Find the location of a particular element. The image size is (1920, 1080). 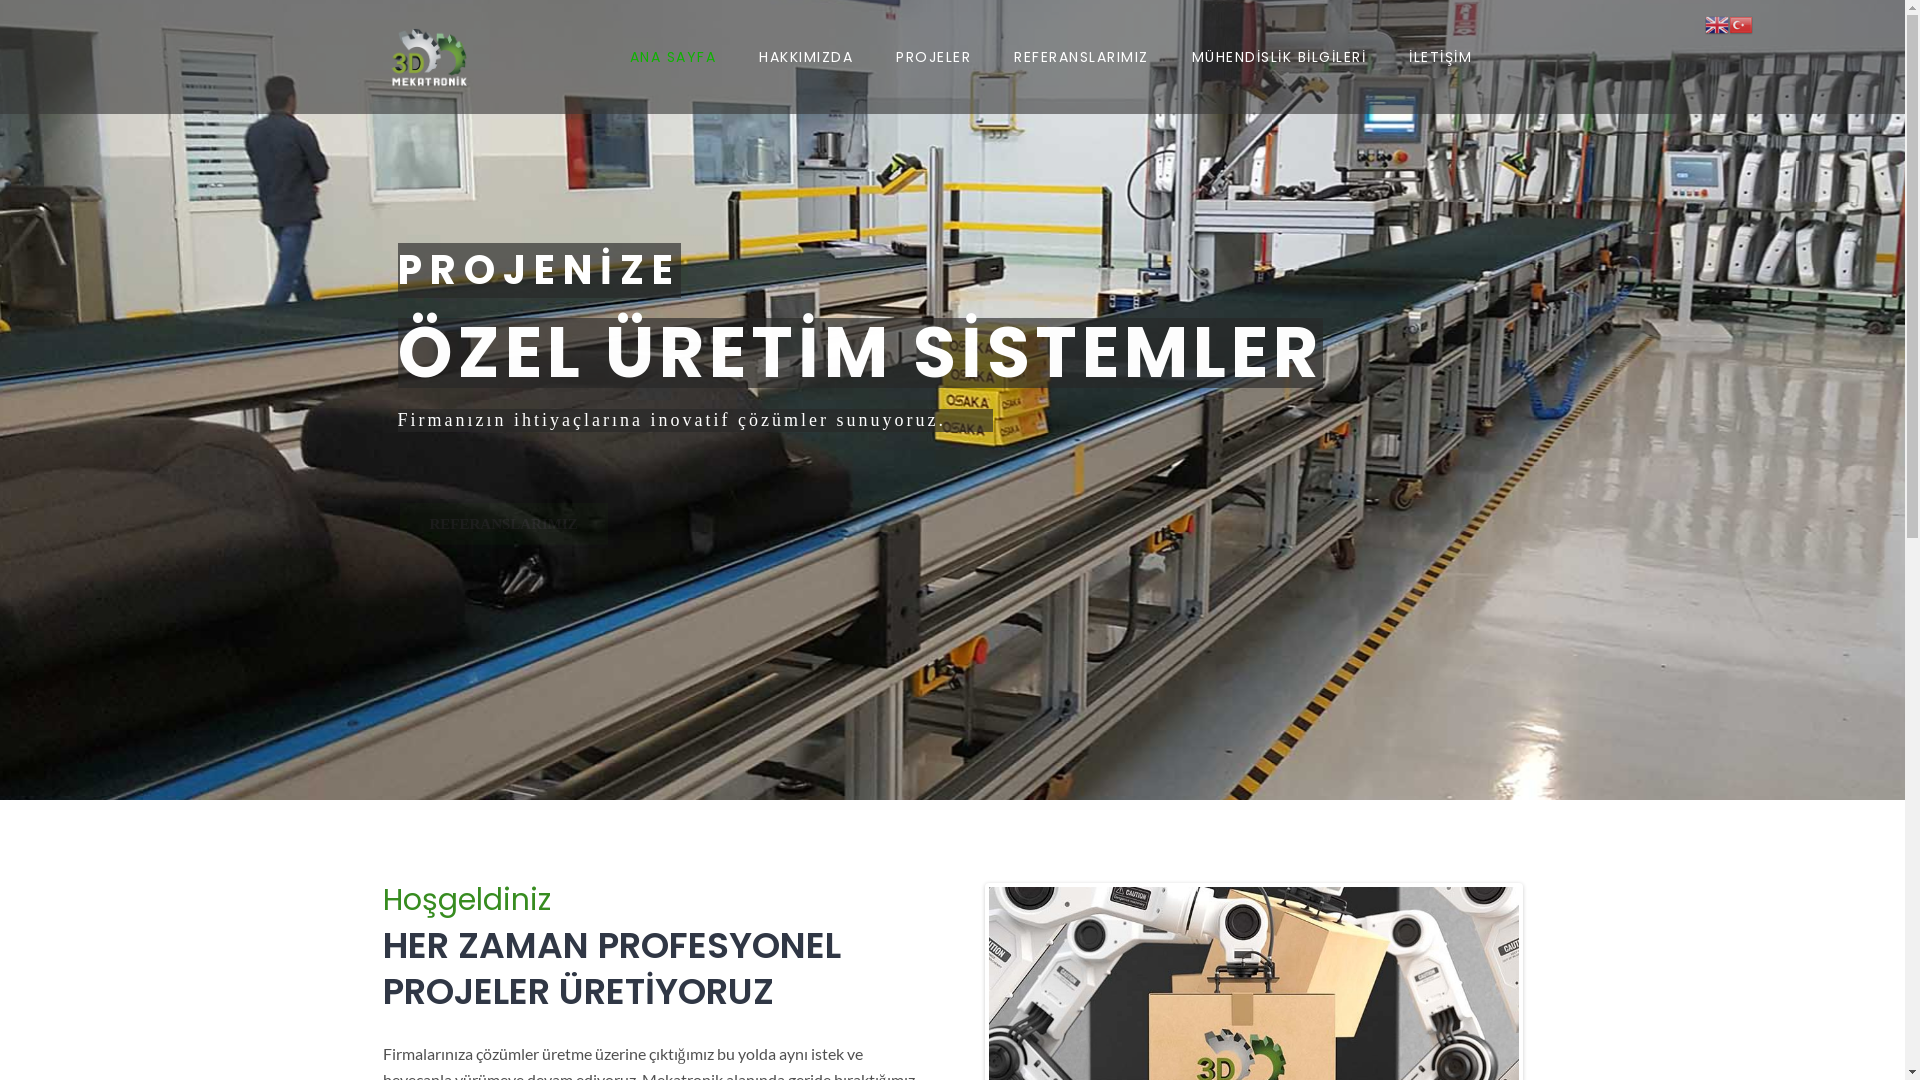

'English' is located at coordinates (1716, 22).